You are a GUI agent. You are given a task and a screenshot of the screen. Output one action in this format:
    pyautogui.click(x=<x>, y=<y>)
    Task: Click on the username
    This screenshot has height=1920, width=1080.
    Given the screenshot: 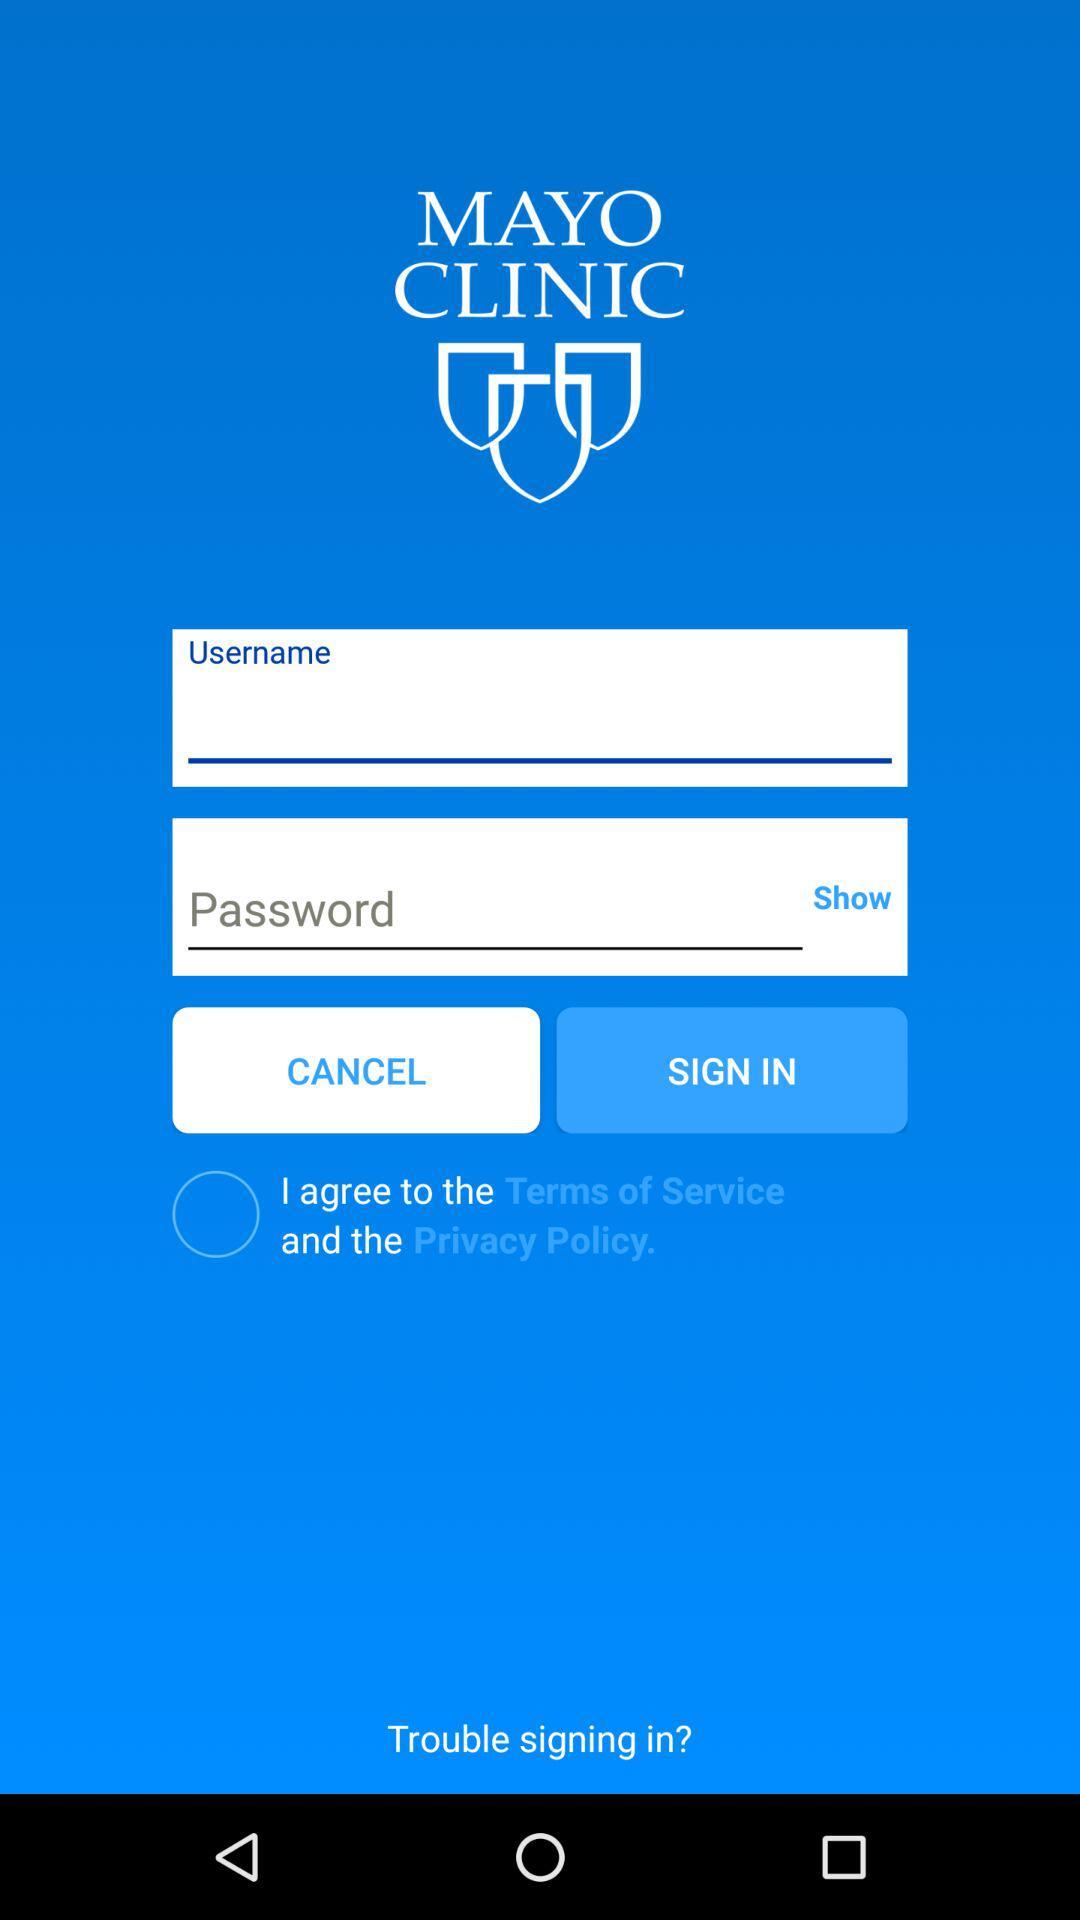 What is the action you would take?
    pyautogui.click(x=540, y=721)
    